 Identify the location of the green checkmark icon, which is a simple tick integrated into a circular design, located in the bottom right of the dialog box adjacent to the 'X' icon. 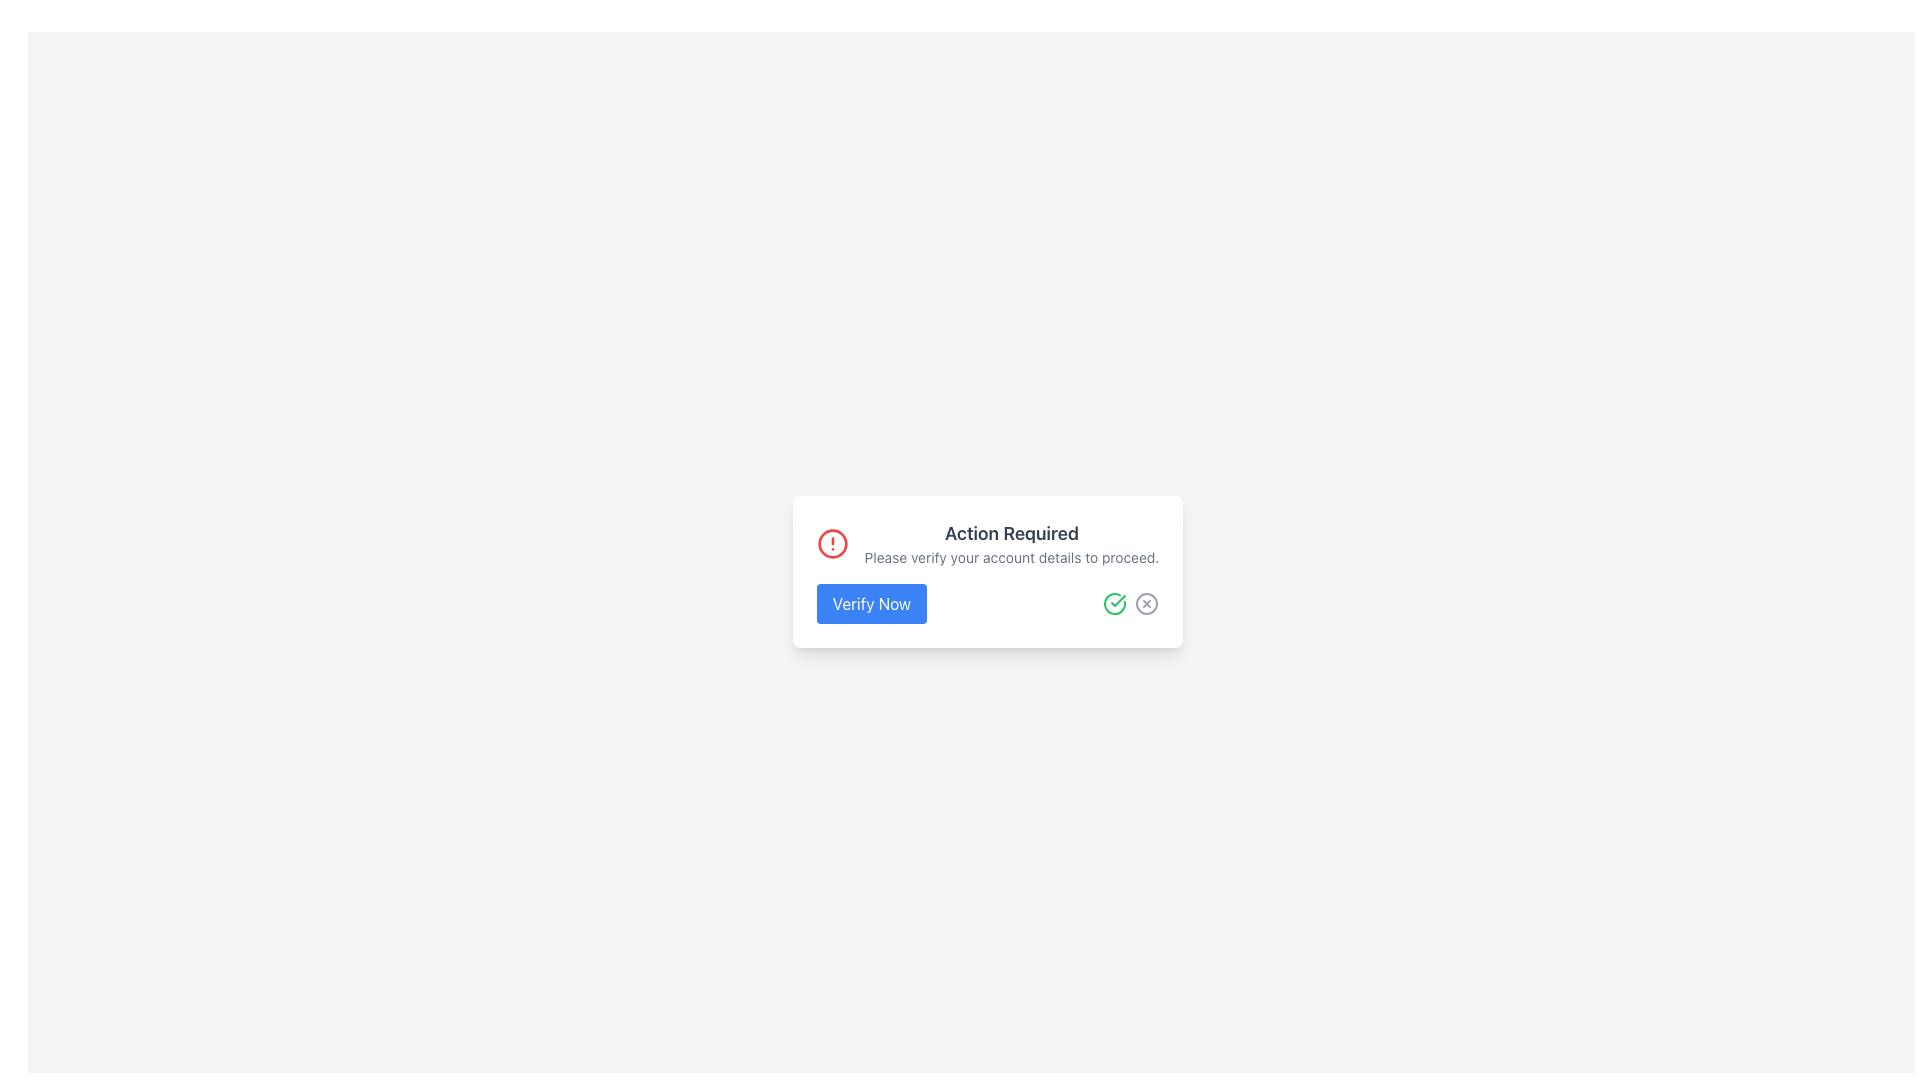
(1117, 600).